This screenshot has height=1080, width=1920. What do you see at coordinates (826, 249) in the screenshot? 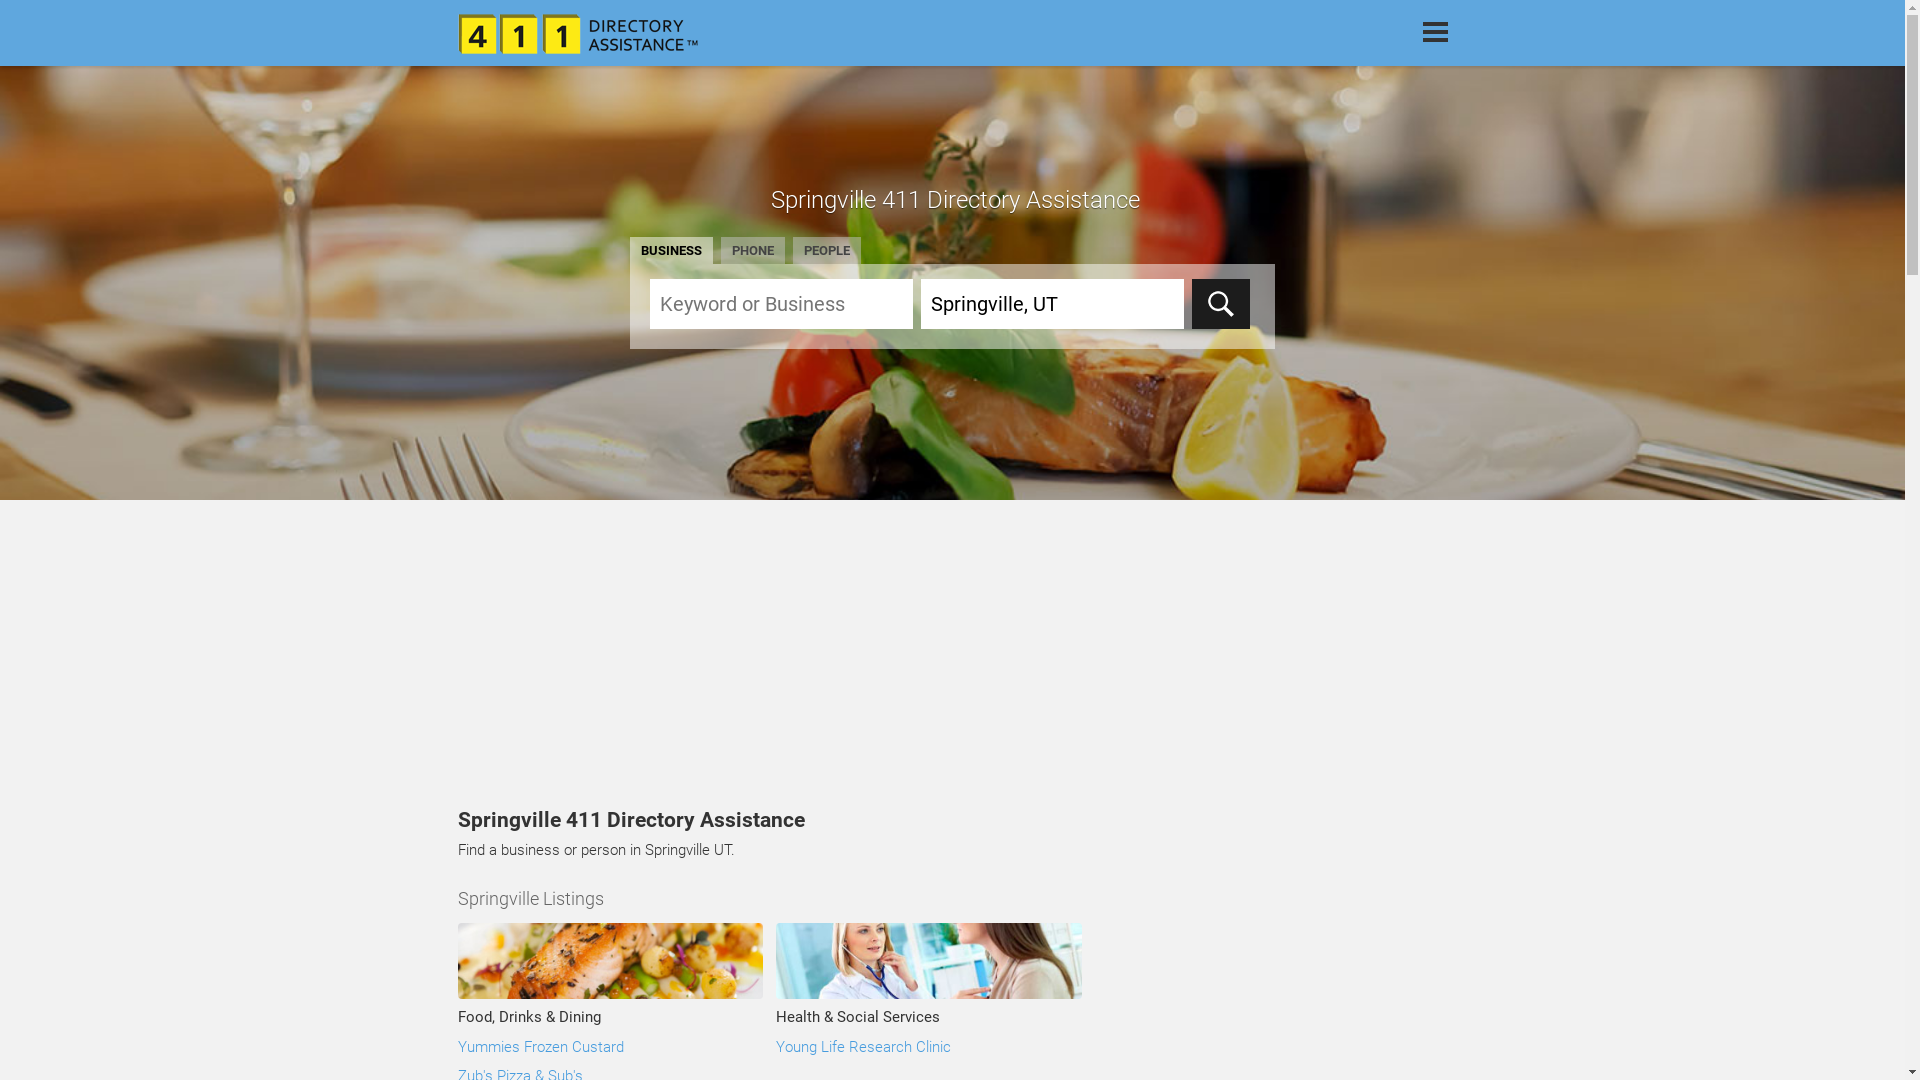
I see `'PEOPLE'` at bounding box center [826, 249].